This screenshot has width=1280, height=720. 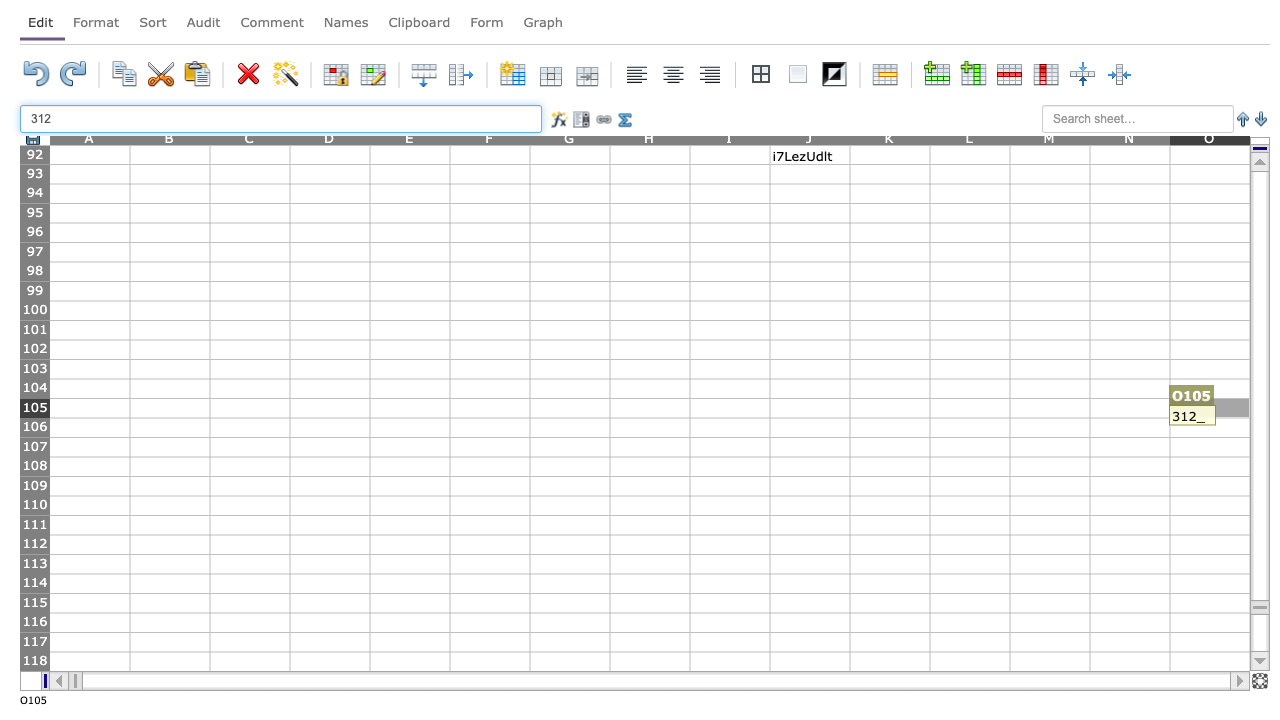 What do you see at coordinates (248, 680) in the screenshot?
I see `Activate cell C119` at bounding box center [248, 680].